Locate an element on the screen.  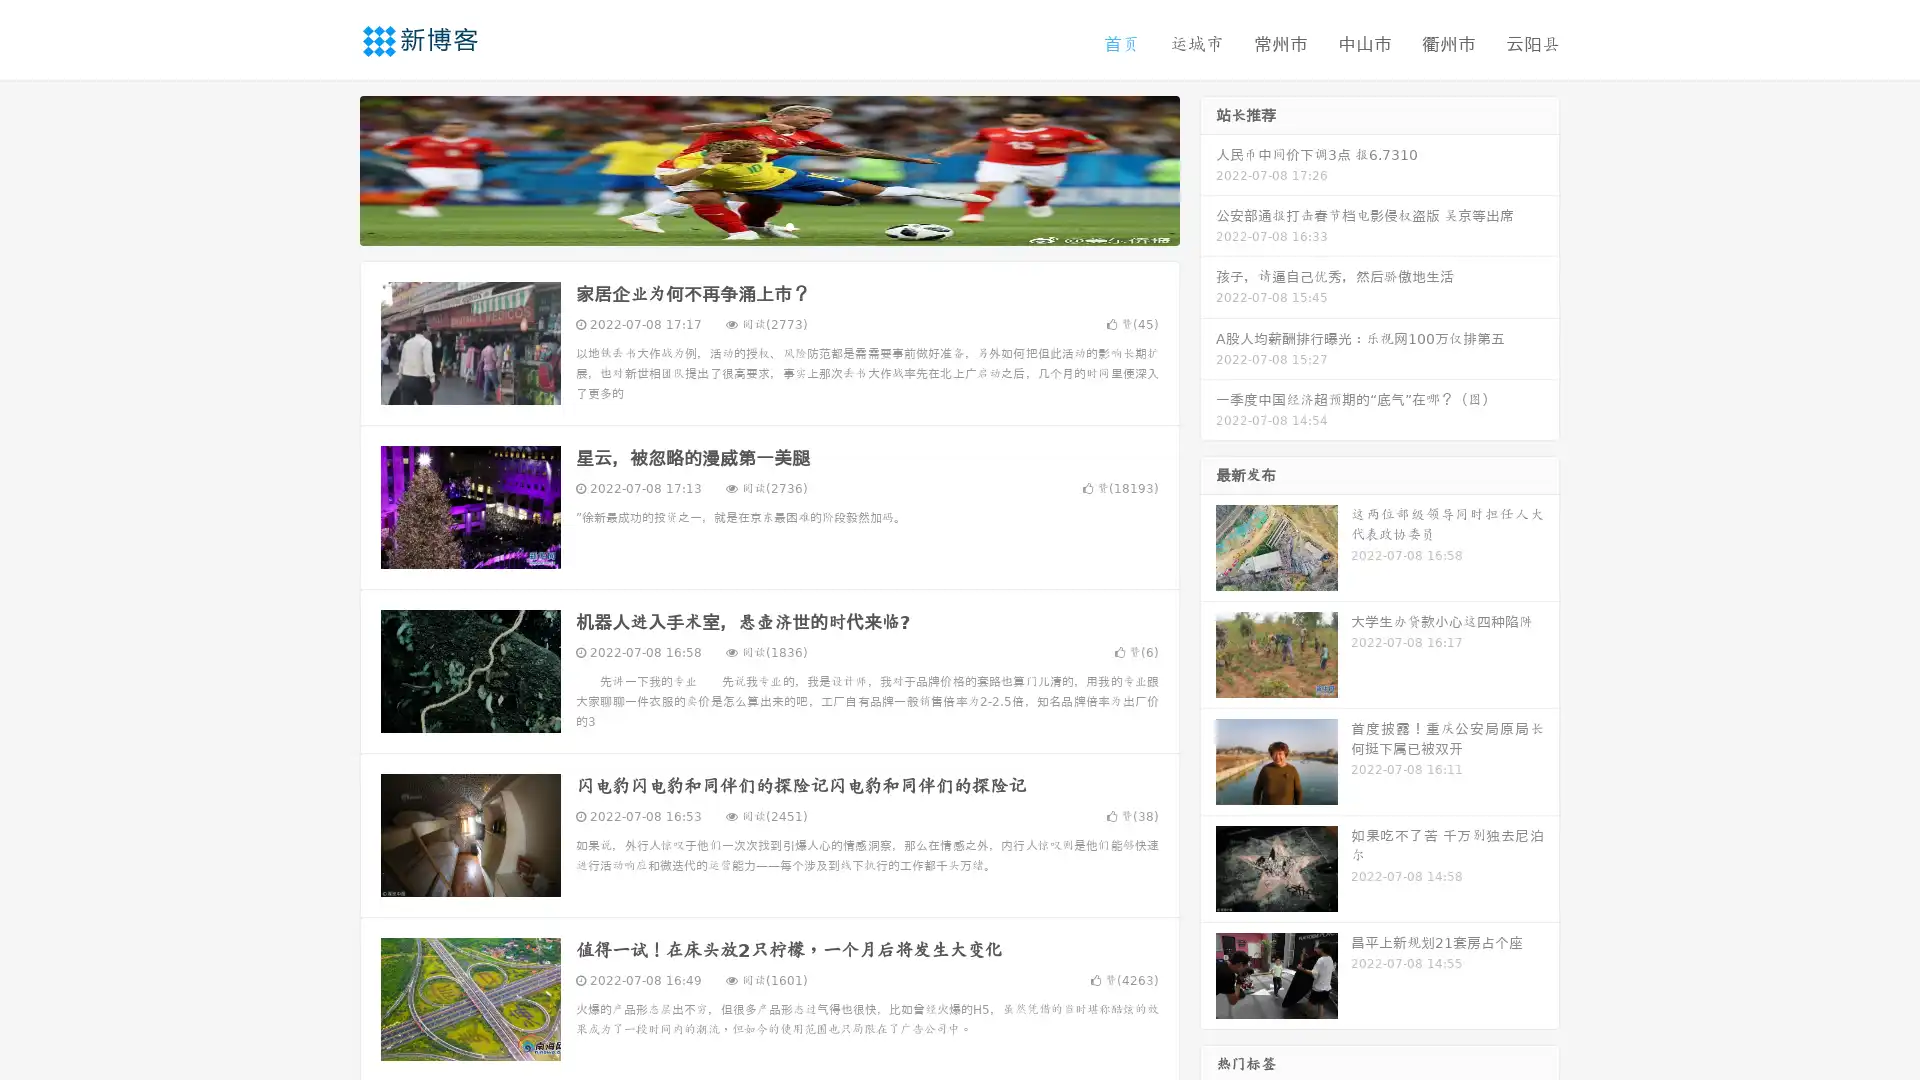
Go to slide 1 is located at coordinates (748, 225).